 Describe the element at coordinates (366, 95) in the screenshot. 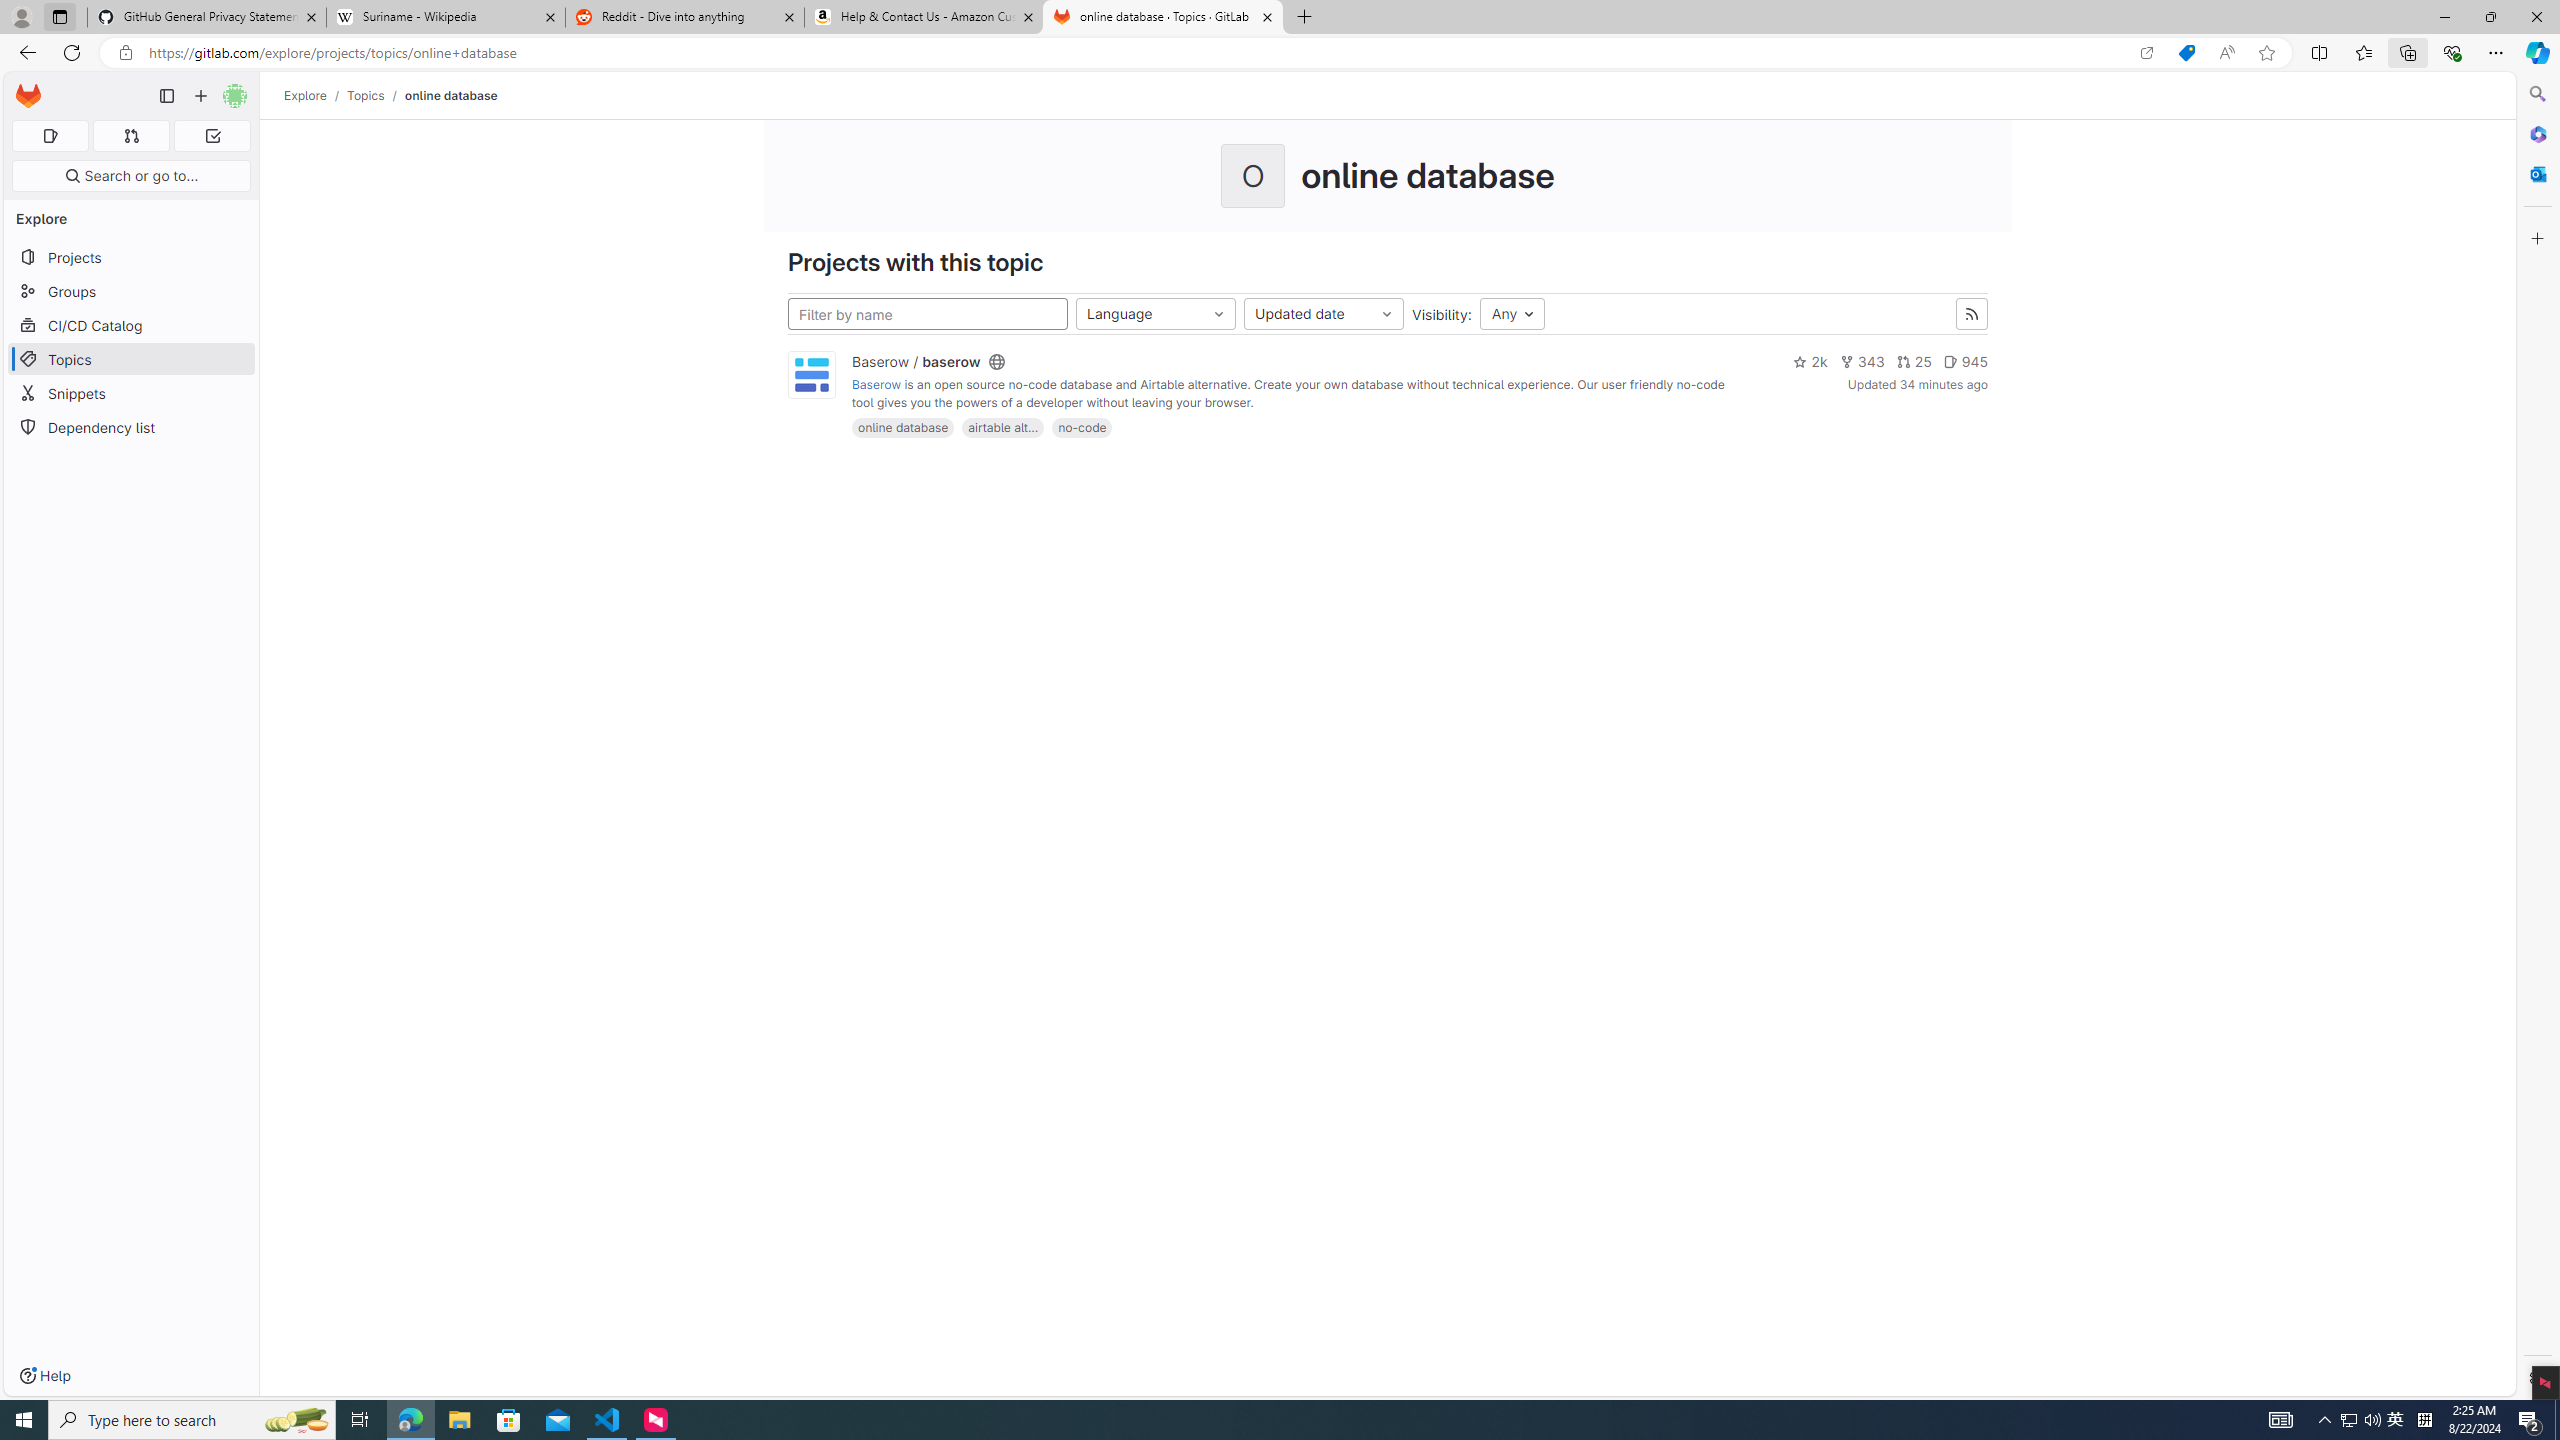

I see `'Topics'` at that location.